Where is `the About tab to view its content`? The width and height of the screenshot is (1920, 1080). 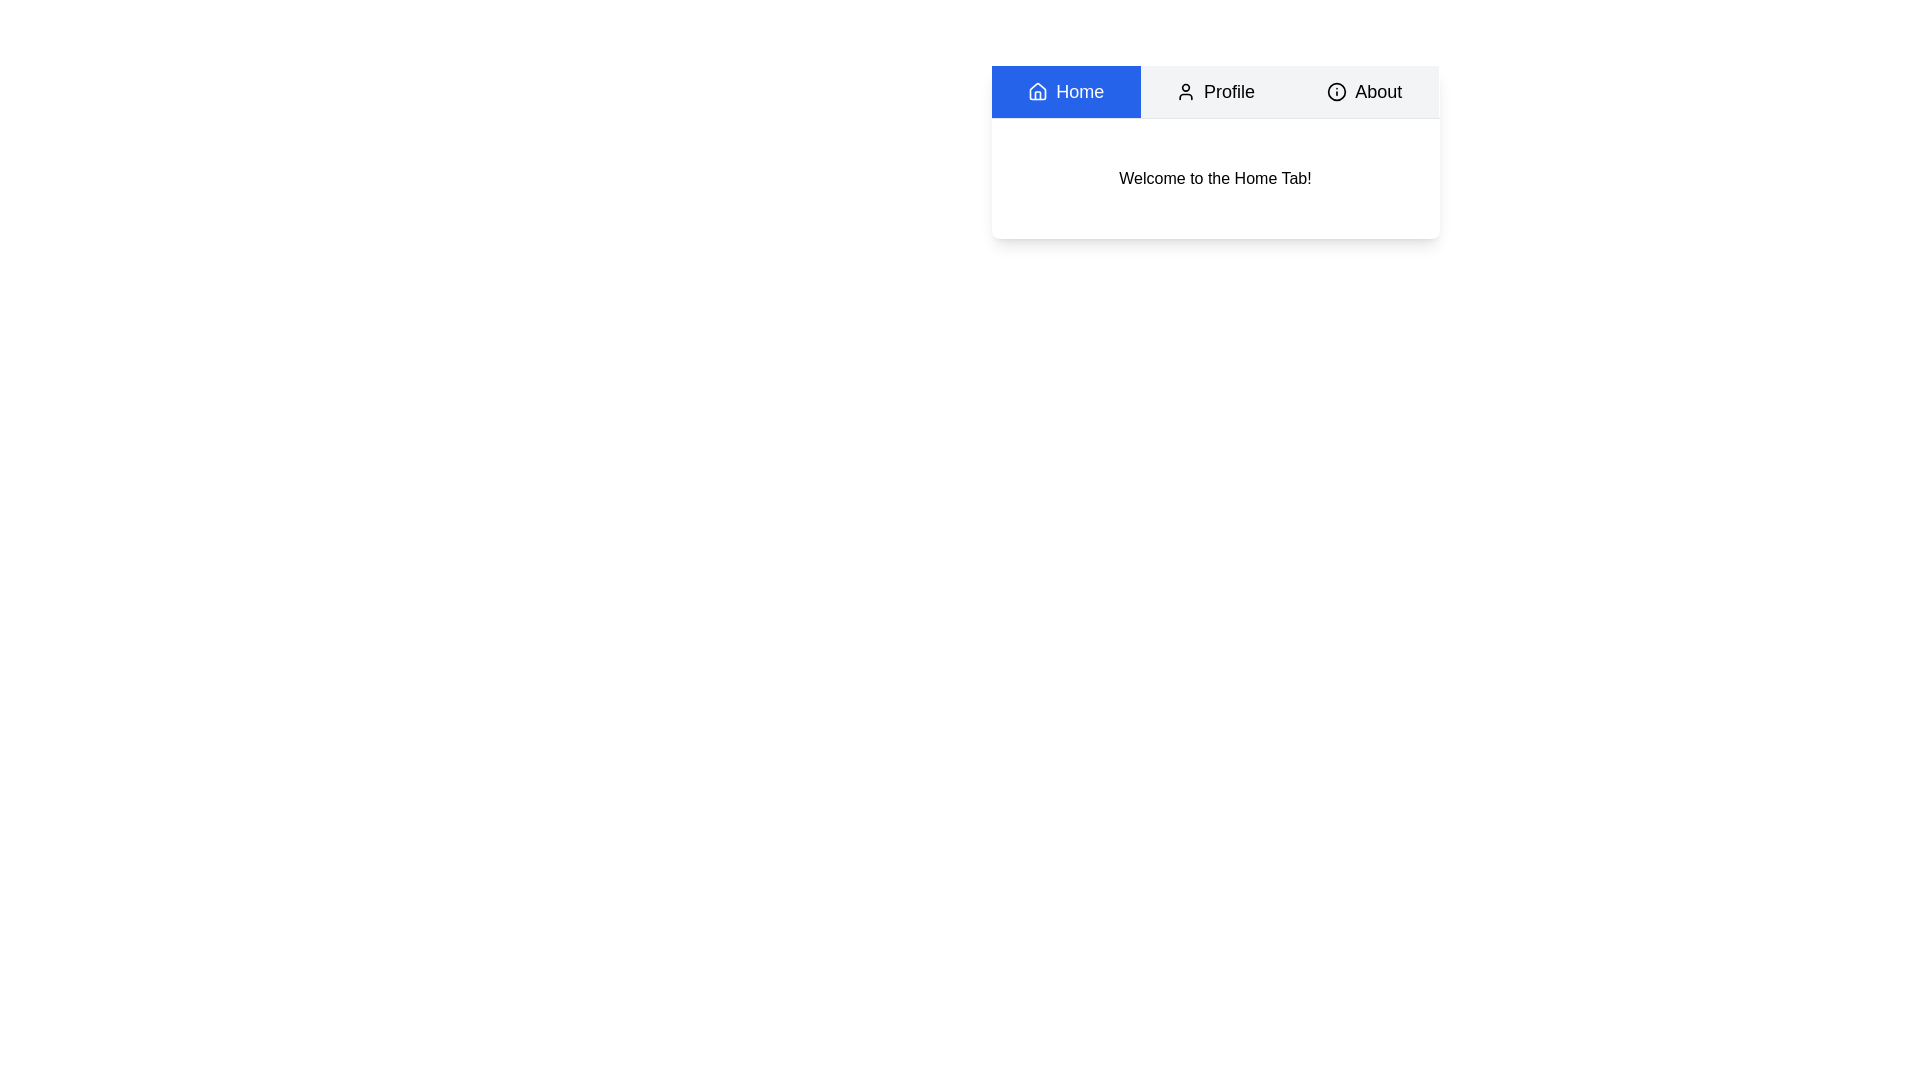 the About tab to view its content is located at coordinates (1363, 92).